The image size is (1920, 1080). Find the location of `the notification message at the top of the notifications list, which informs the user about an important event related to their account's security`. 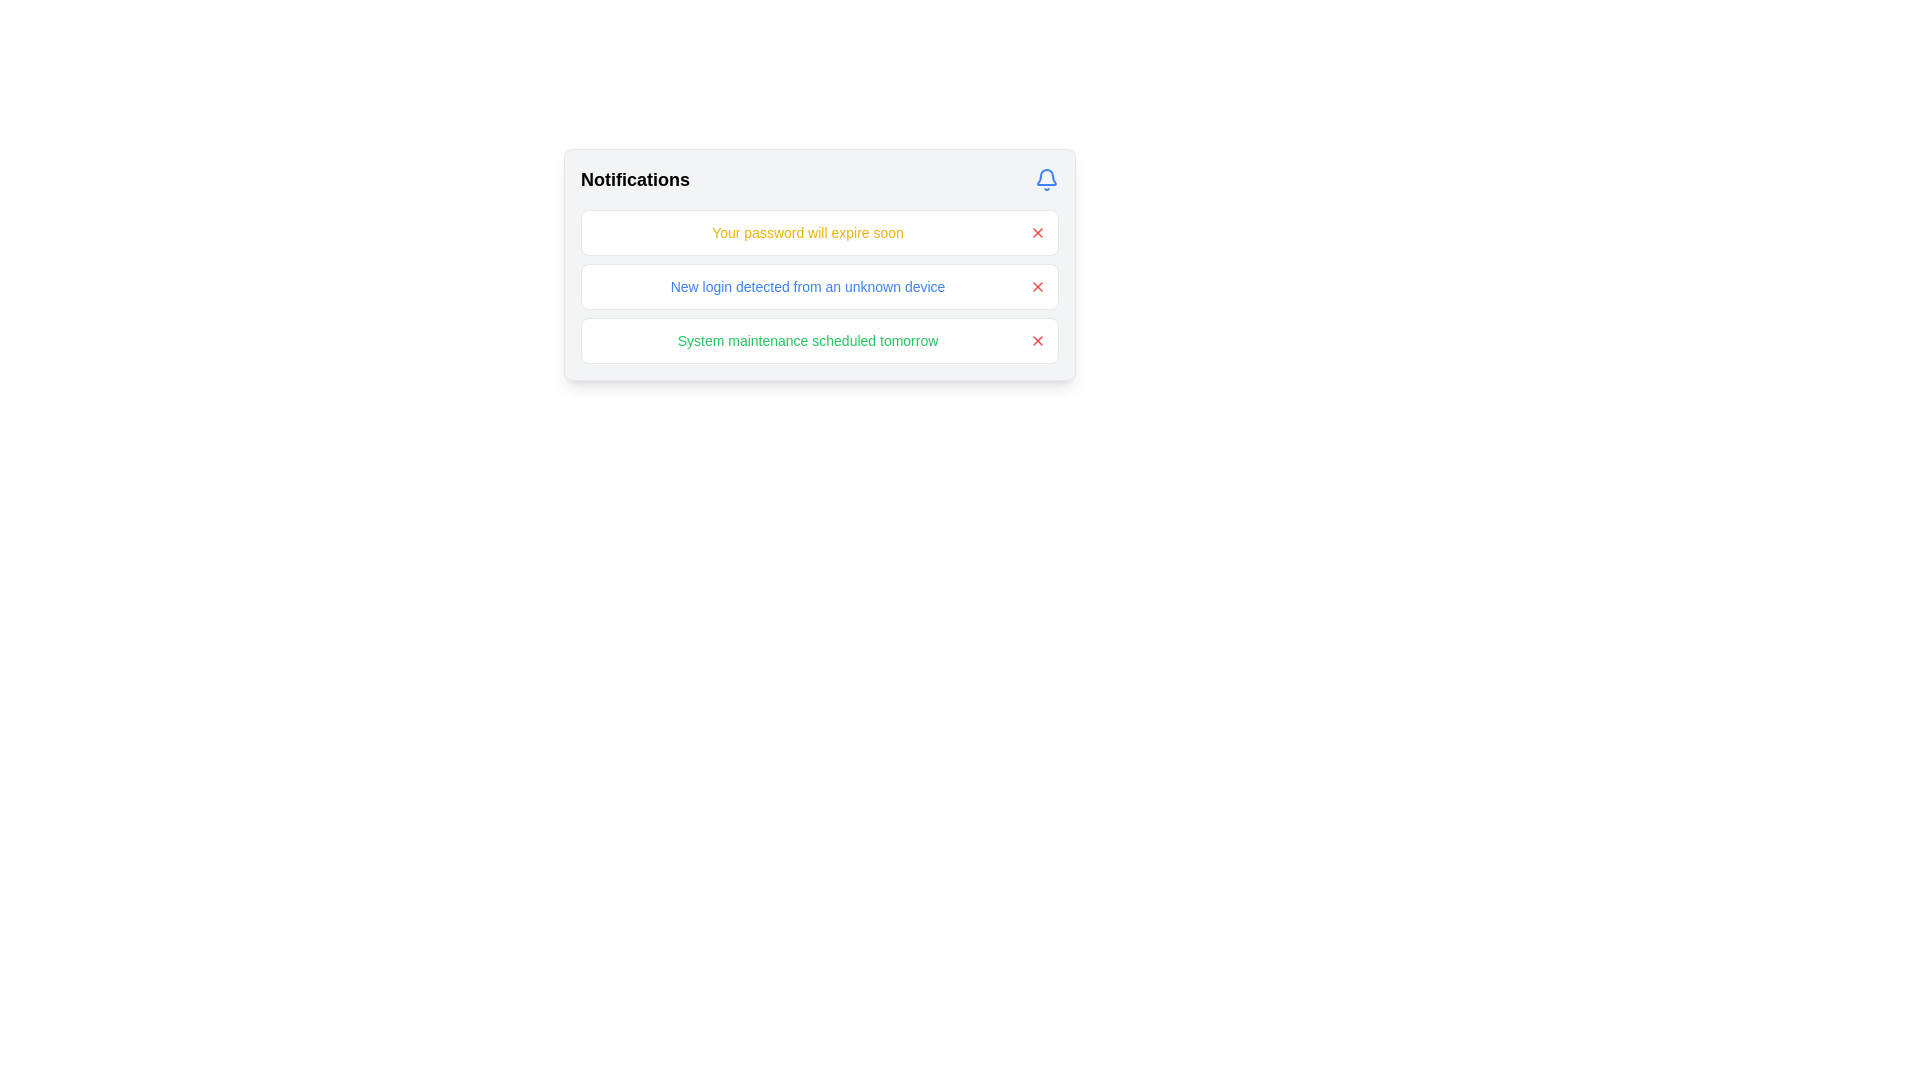

the notification message at the top of the notifications list, which informs the user about an important event related to their account's security is located at coordinates (807, 231).